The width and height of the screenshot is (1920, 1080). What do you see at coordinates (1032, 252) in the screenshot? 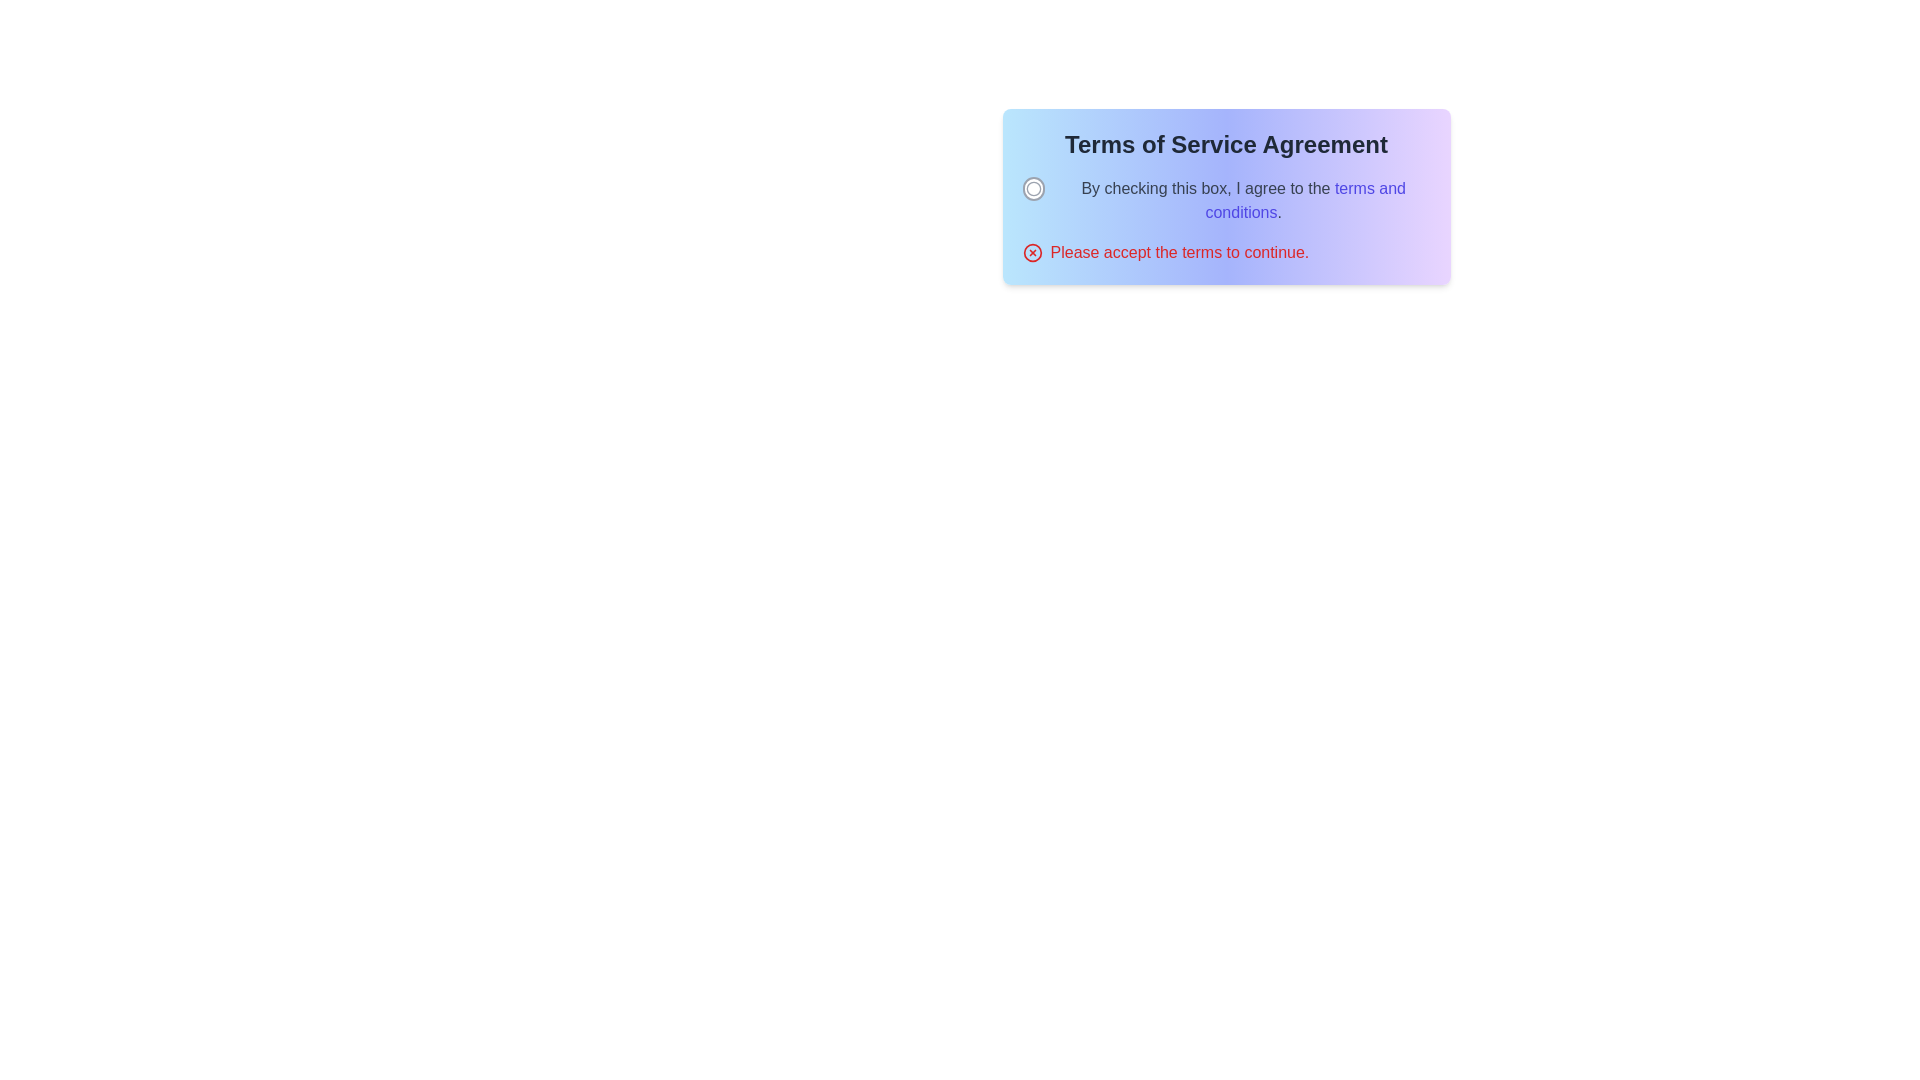
I see `the error or warning icon located on the left side of the line containing the error message 'Please accept the terms` at bounding box center [1032, 252].